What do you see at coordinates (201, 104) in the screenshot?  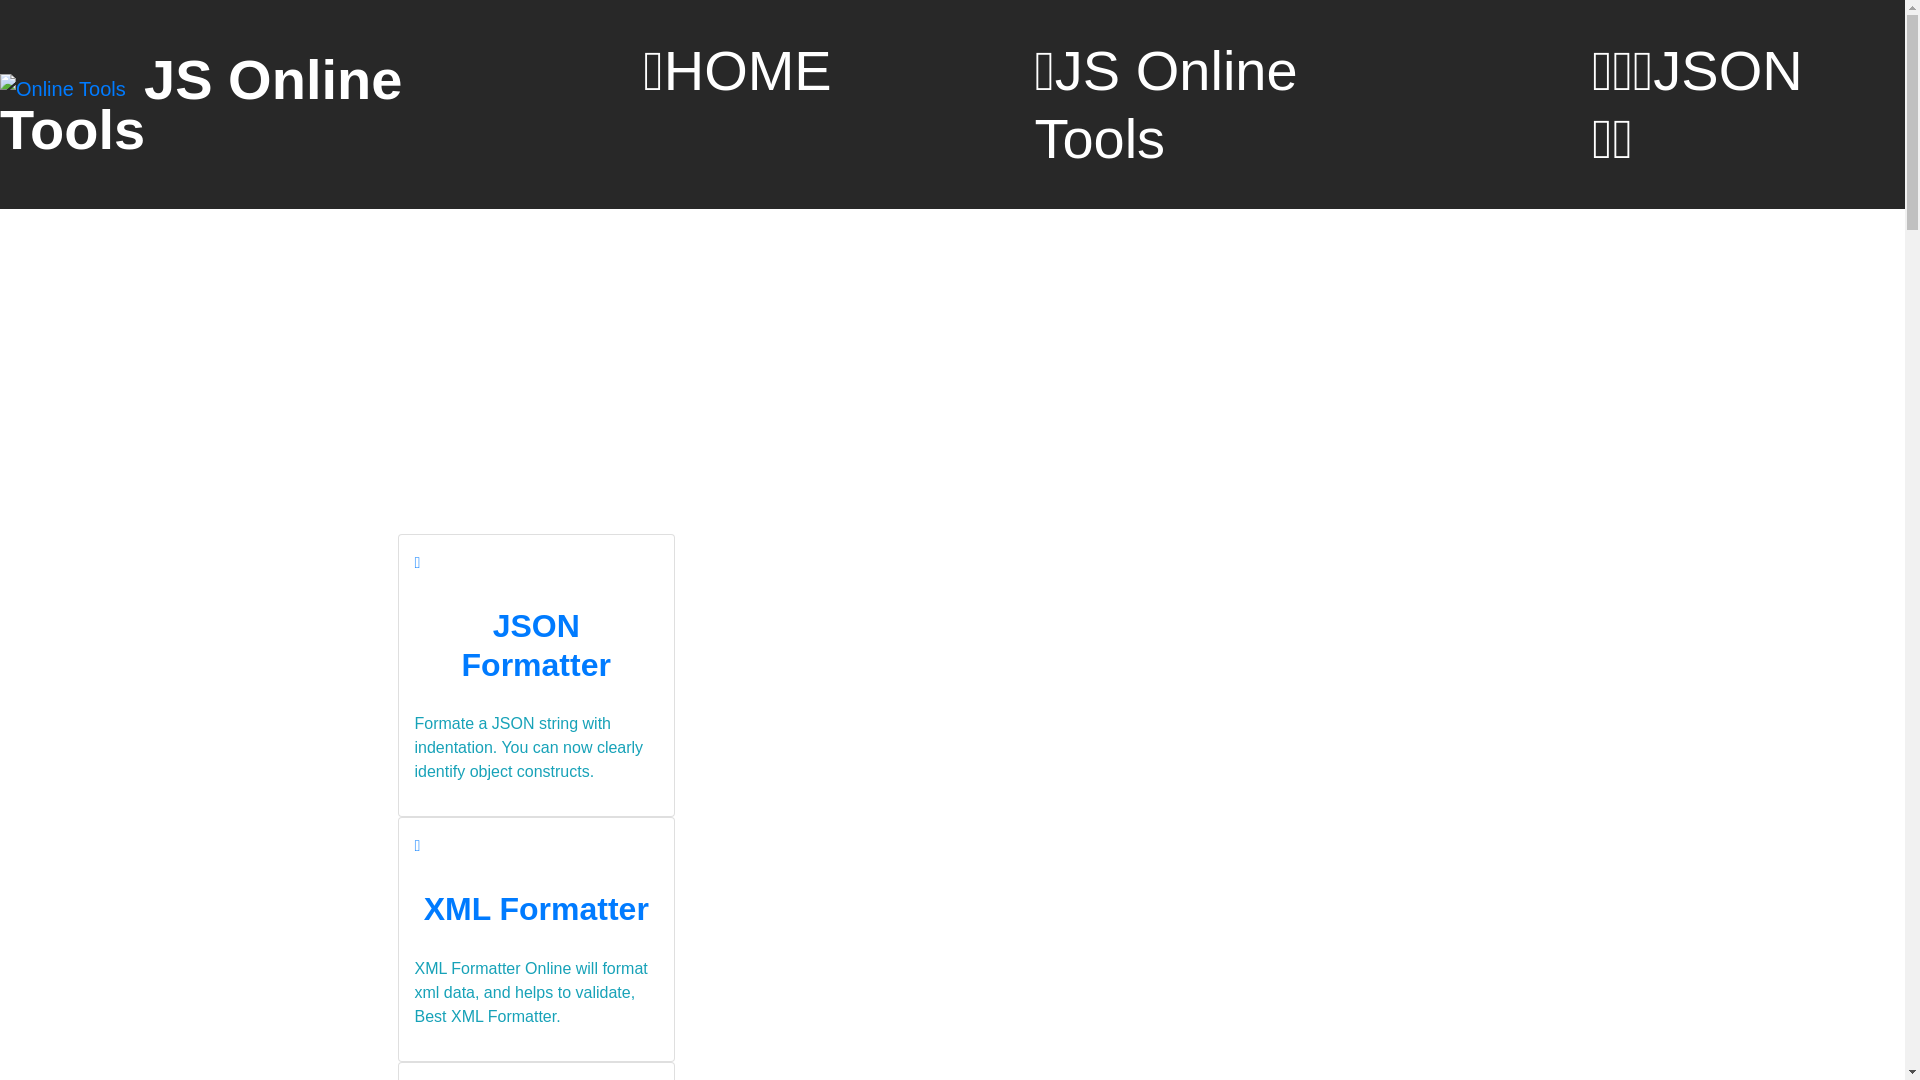 I see `'JS Online Tools'` at bounding box center [201, 104].